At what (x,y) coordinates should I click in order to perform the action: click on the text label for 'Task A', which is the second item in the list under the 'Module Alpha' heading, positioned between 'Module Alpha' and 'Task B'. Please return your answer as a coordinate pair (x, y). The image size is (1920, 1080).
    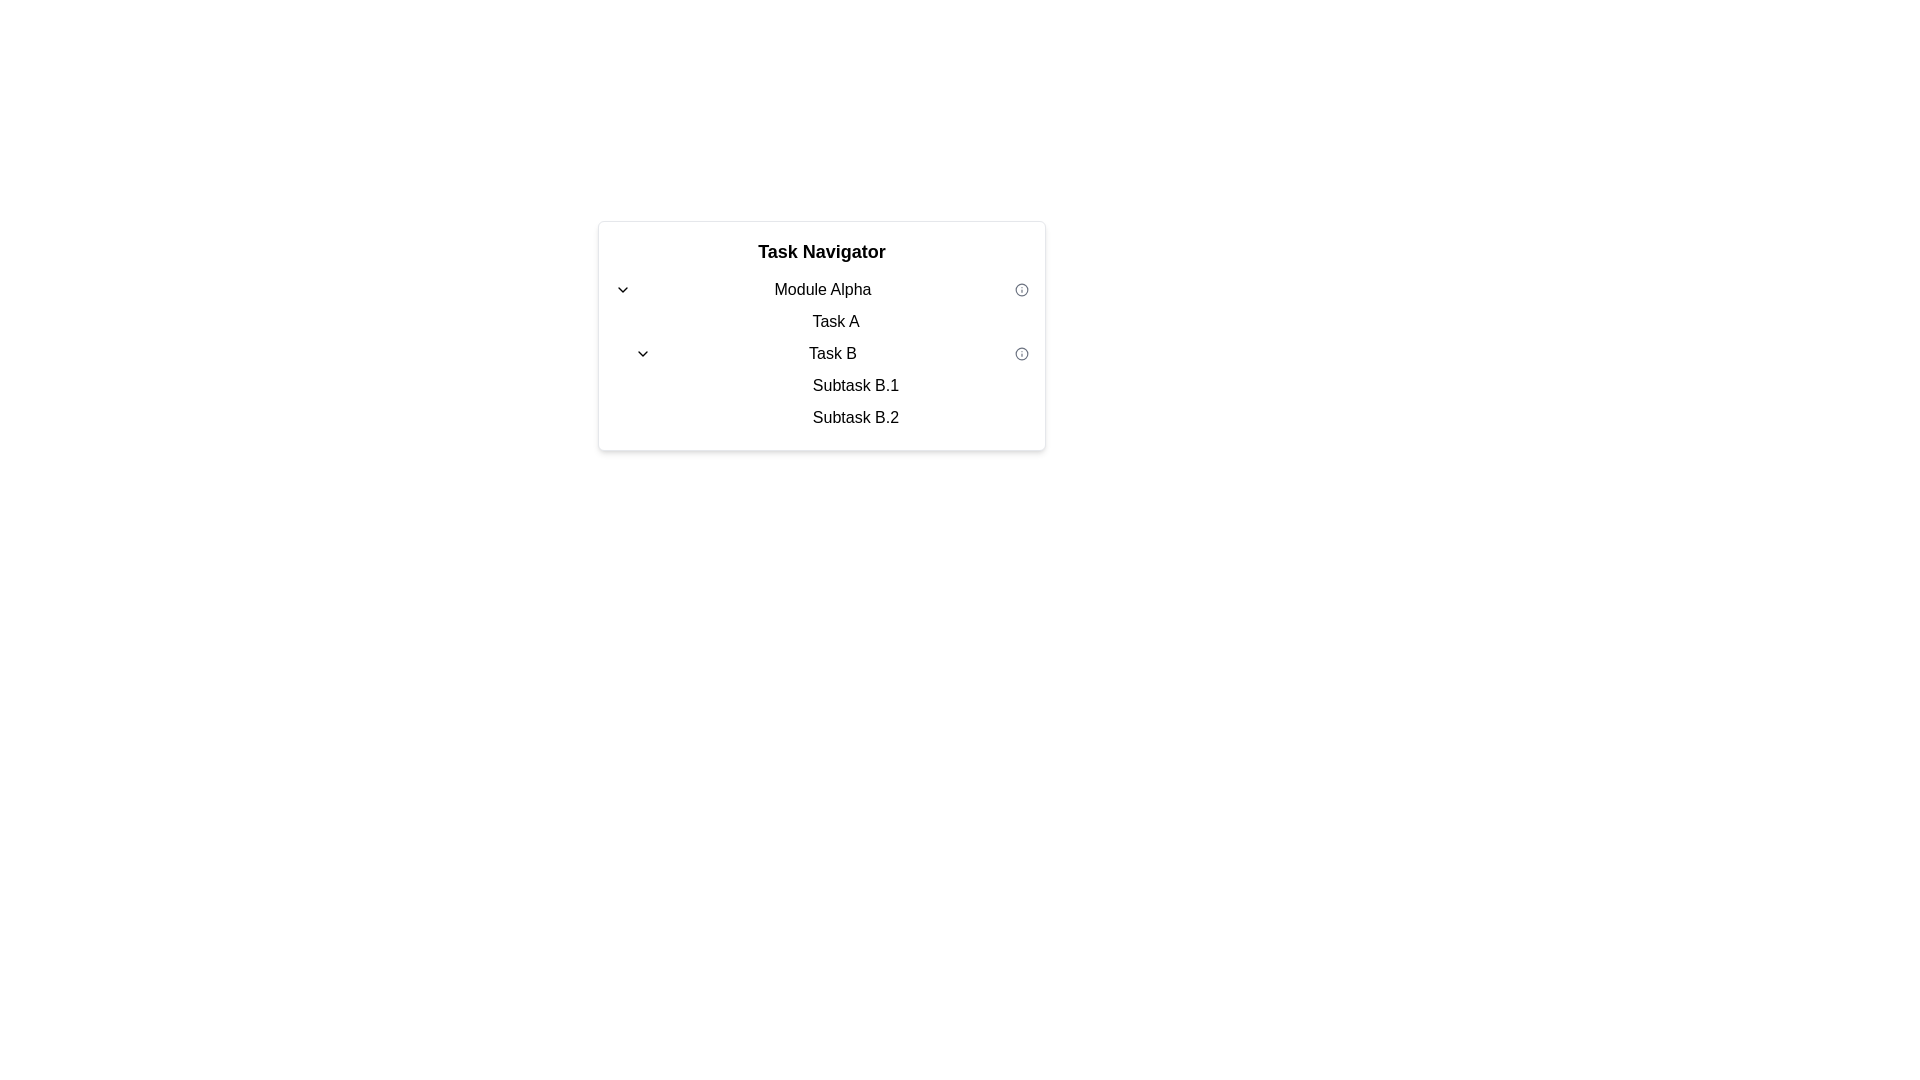
    Looking at the image, I should click on (831, 320).